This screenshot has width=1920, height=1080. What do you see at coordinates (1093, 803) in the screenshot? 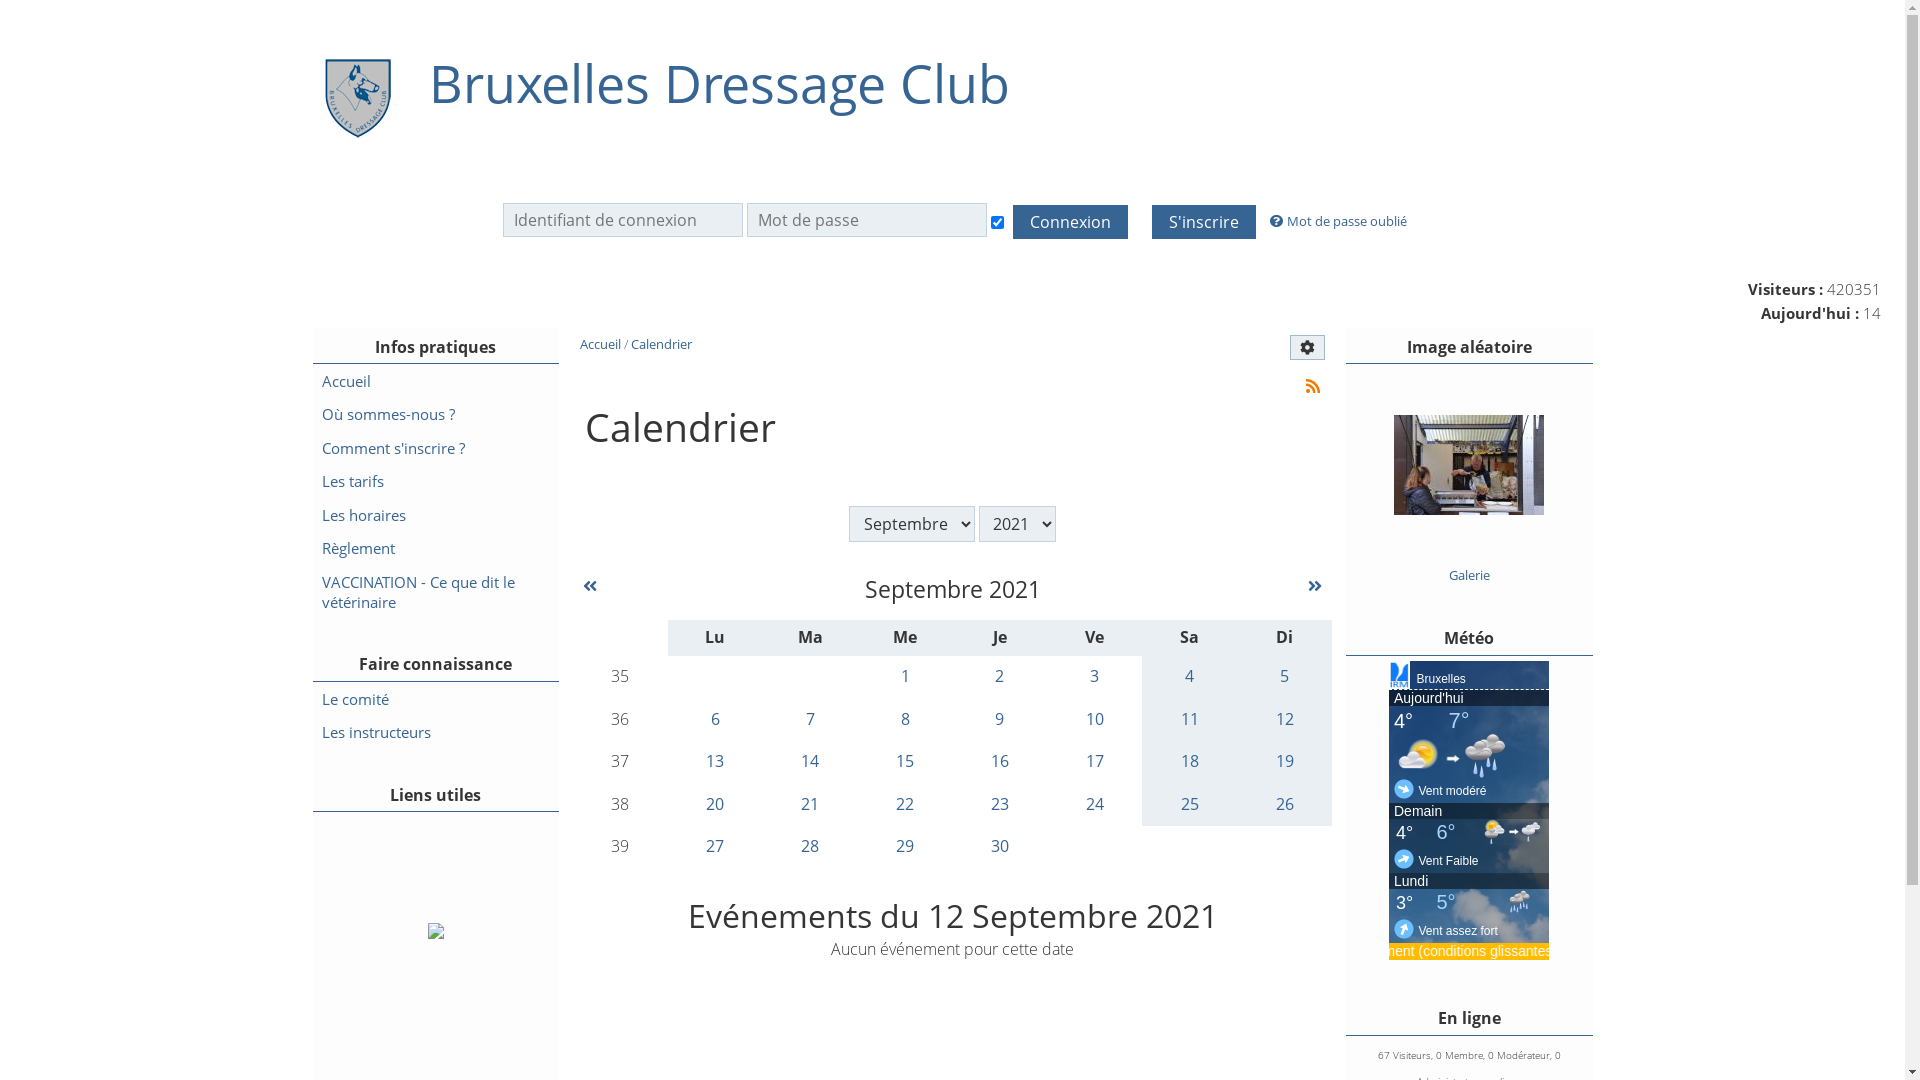
I see `'24'` at bounding box center [1093, 803].